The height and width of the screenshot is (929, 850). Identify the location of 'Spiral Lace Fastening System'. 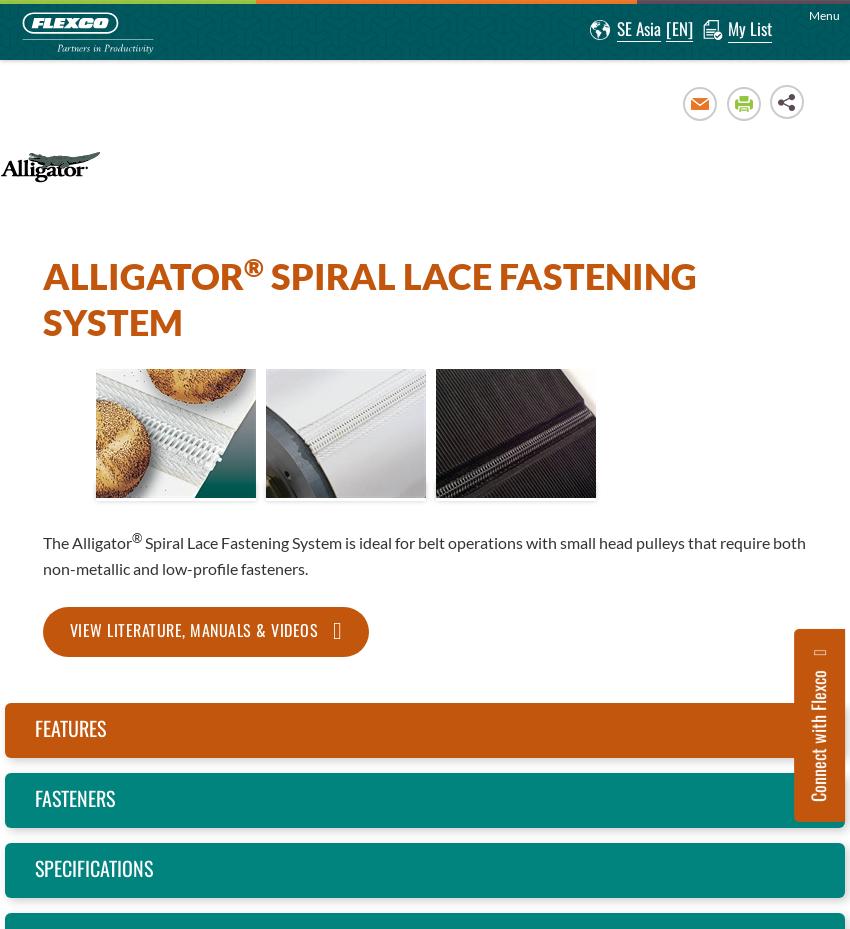
(367, 298).